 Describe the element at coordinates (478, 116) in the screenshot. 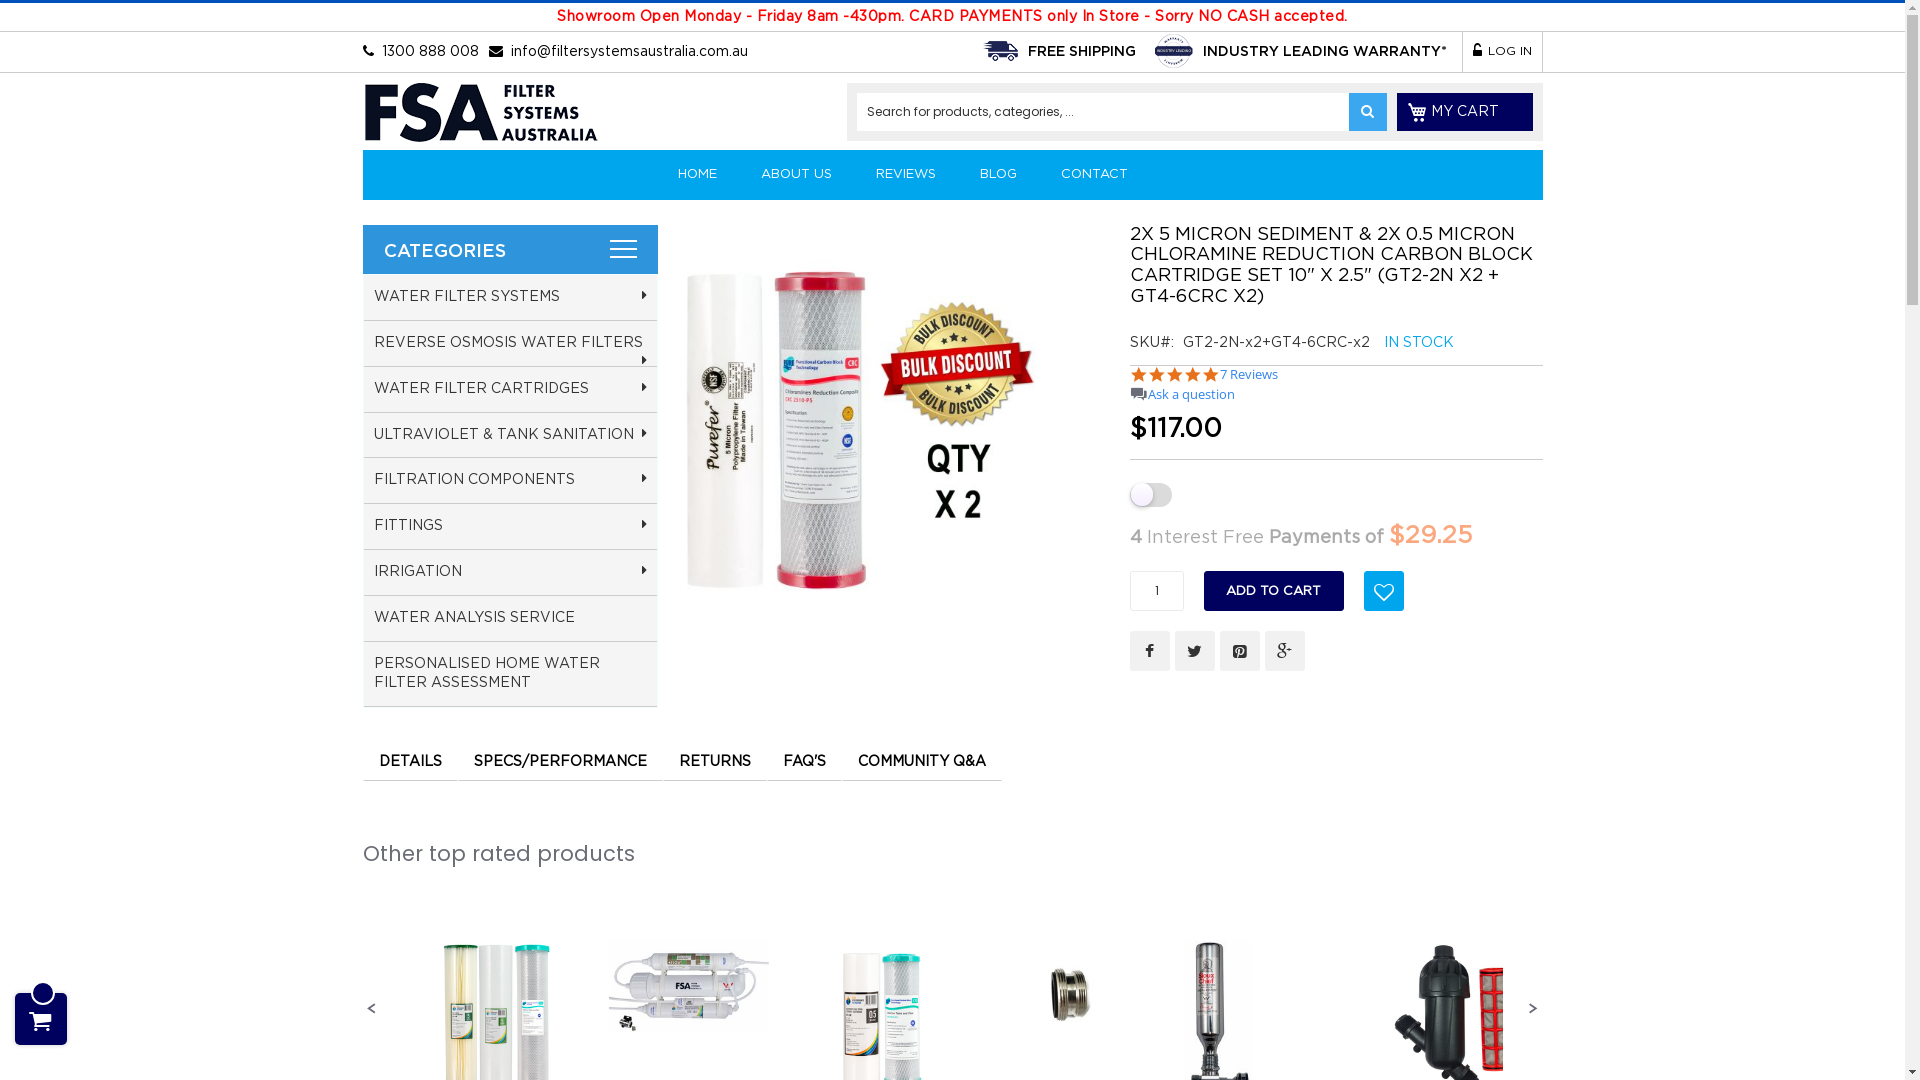

I see `'Filter System Australia'` at that location.